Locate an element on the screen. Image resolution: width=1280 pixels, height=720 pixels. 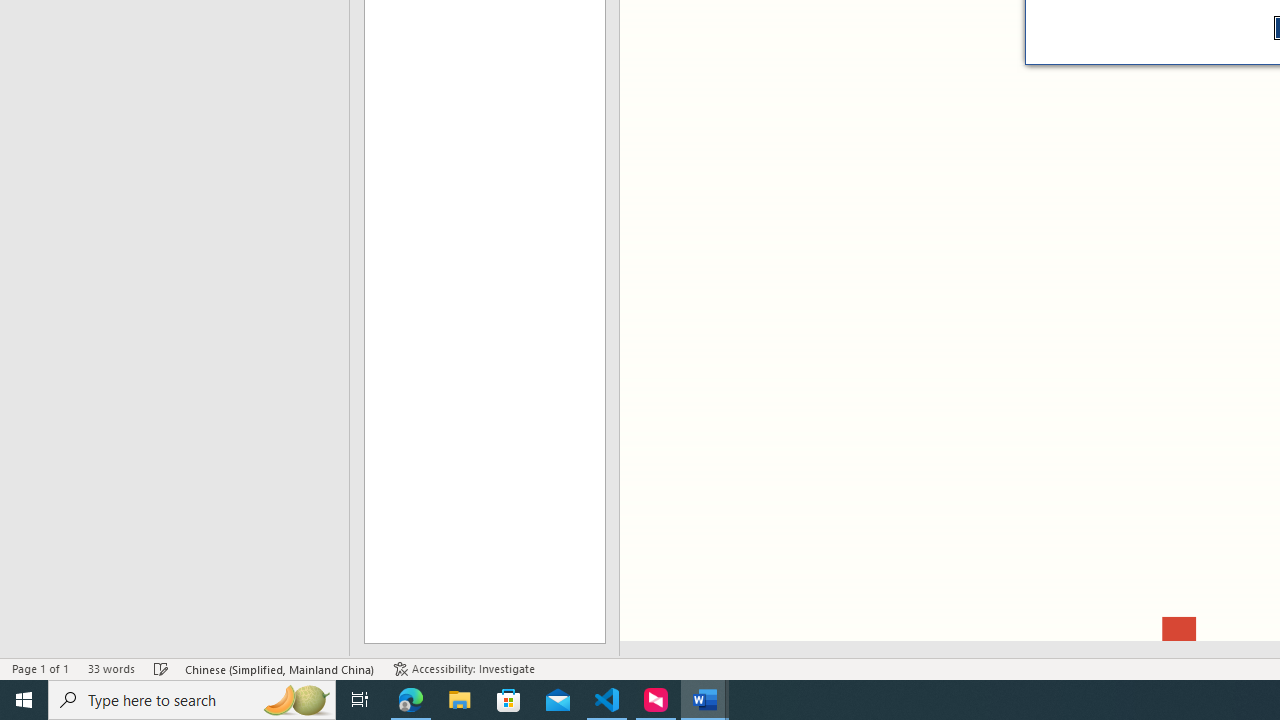
'Accessibility Checker Accessibility: Investigate' is located at coordinates (463, 669).